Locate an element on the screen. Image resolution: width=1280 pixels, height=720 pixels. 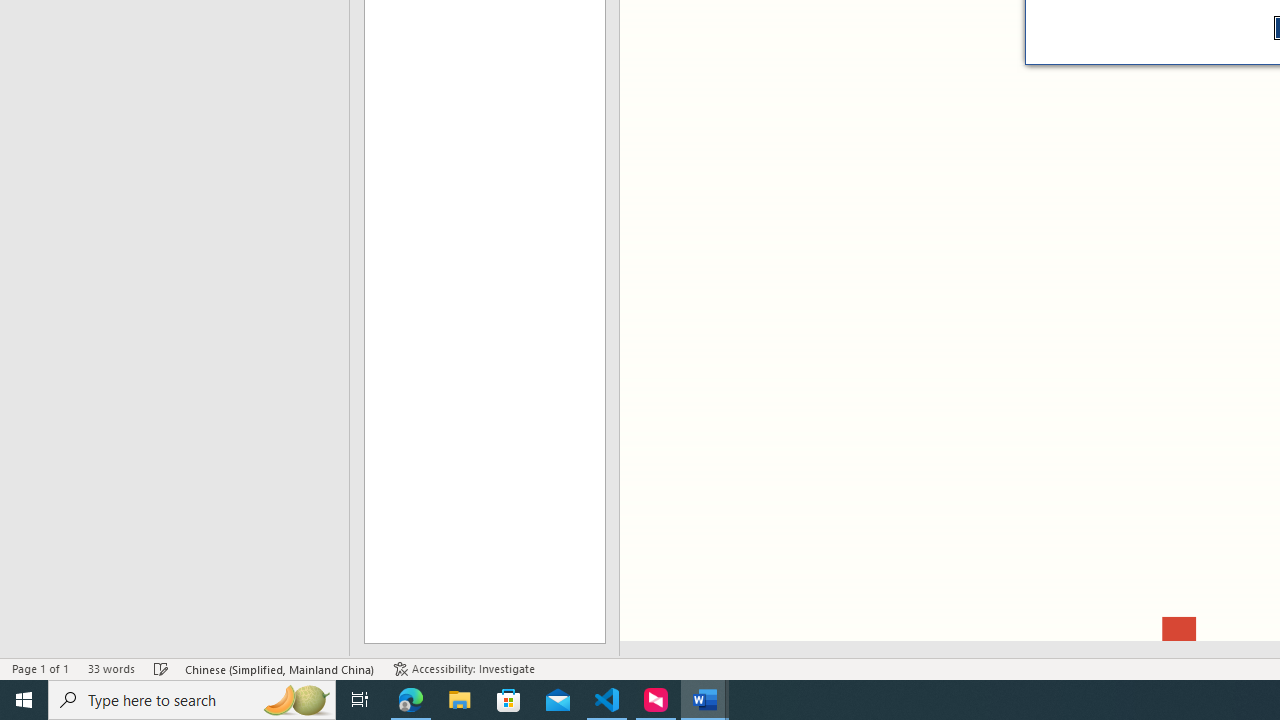
'Accessibility Checker Accessibility: Investigate' is located at coordinates (463, 669).